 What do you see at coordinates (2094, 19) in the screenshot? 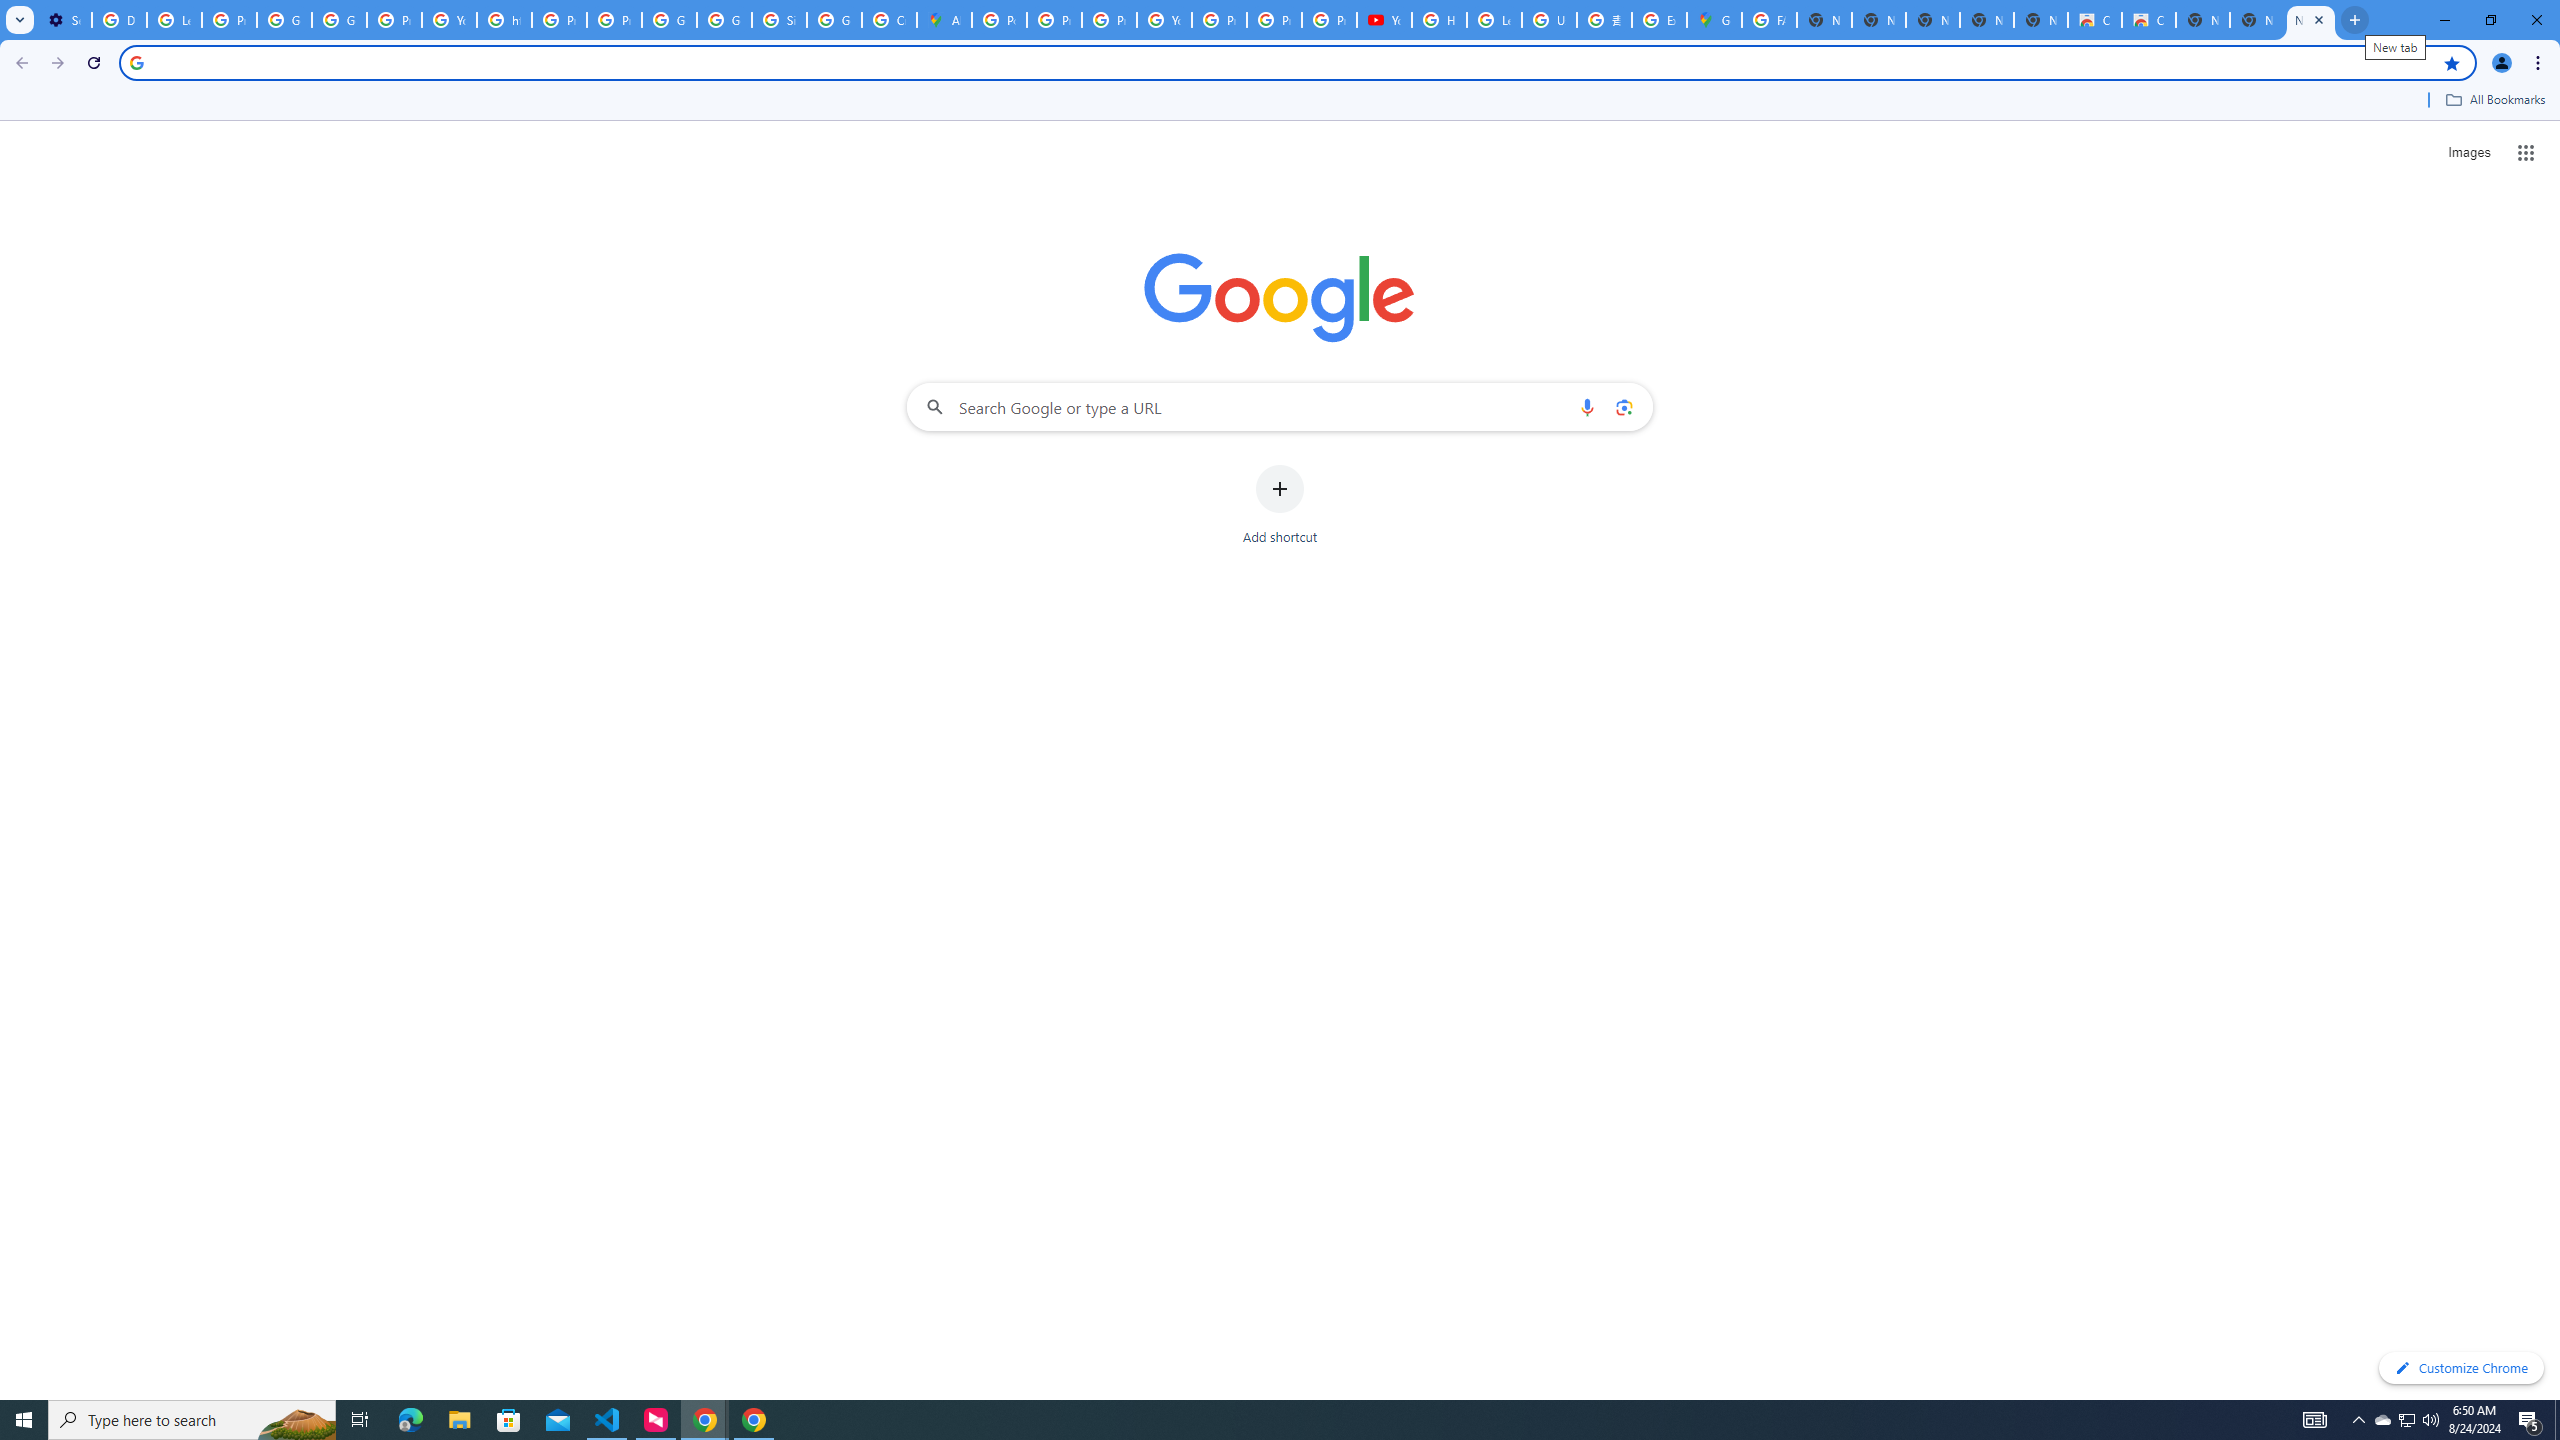
I see `'Classic Blue - Chrome Web Store'` at bounding box center [2094, 19].